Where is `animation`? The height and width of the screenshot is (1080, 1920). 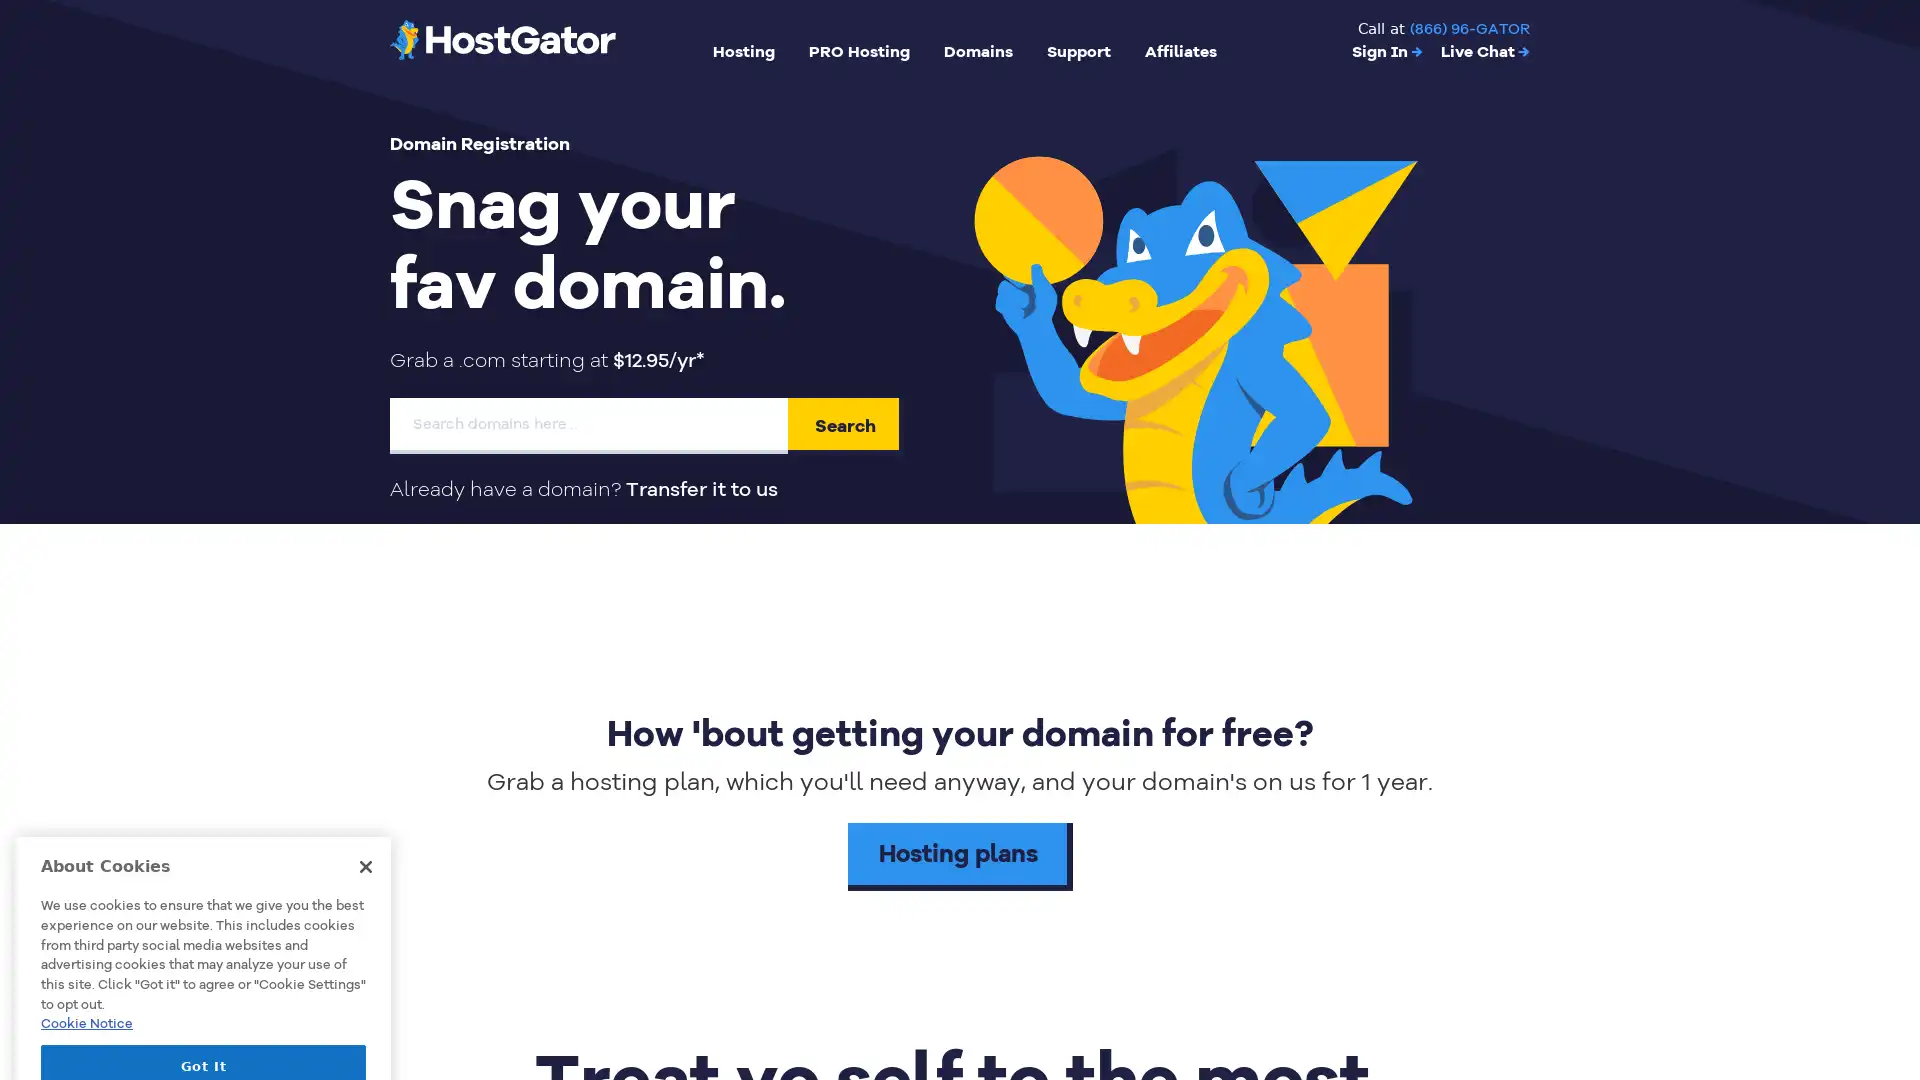
animation is located at coordinates (1198, 315).